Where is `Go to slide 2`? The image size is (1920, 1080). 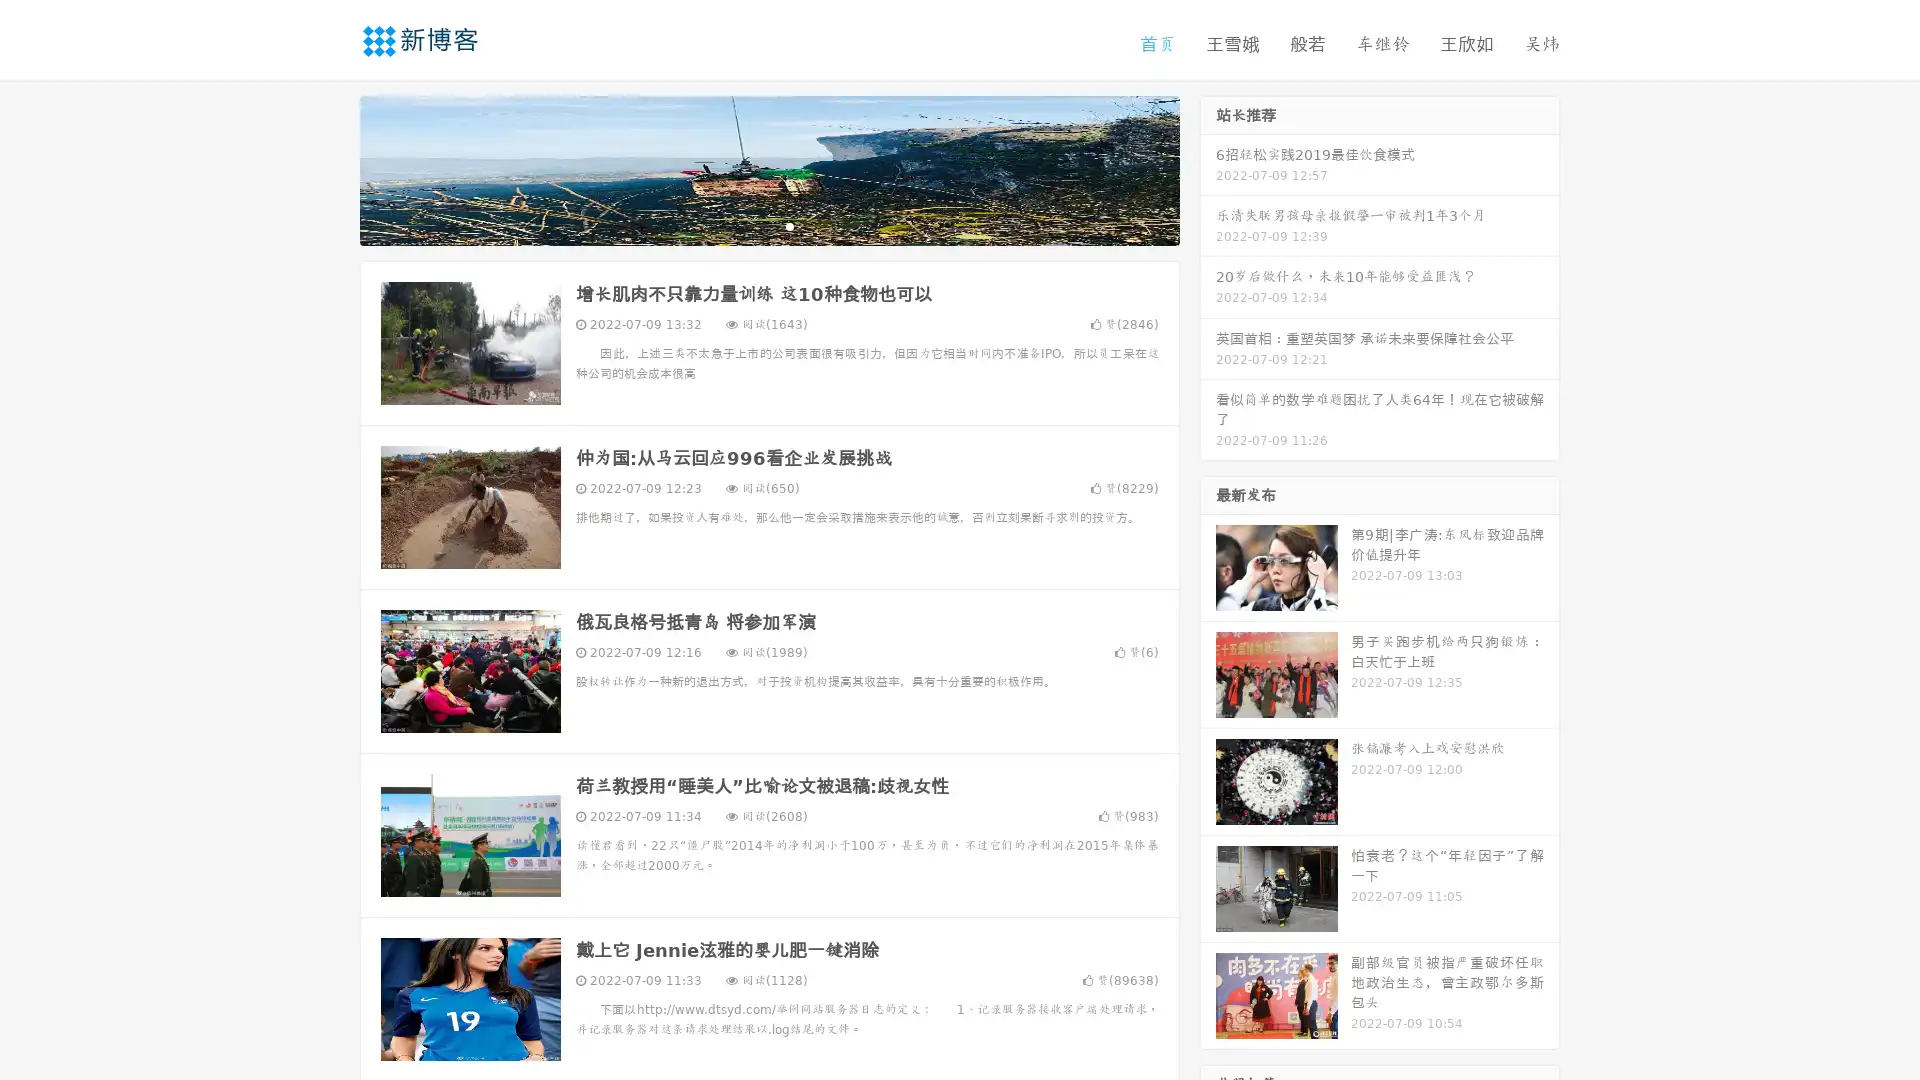 Go to slide 2 is located at coordinates (768, 225).